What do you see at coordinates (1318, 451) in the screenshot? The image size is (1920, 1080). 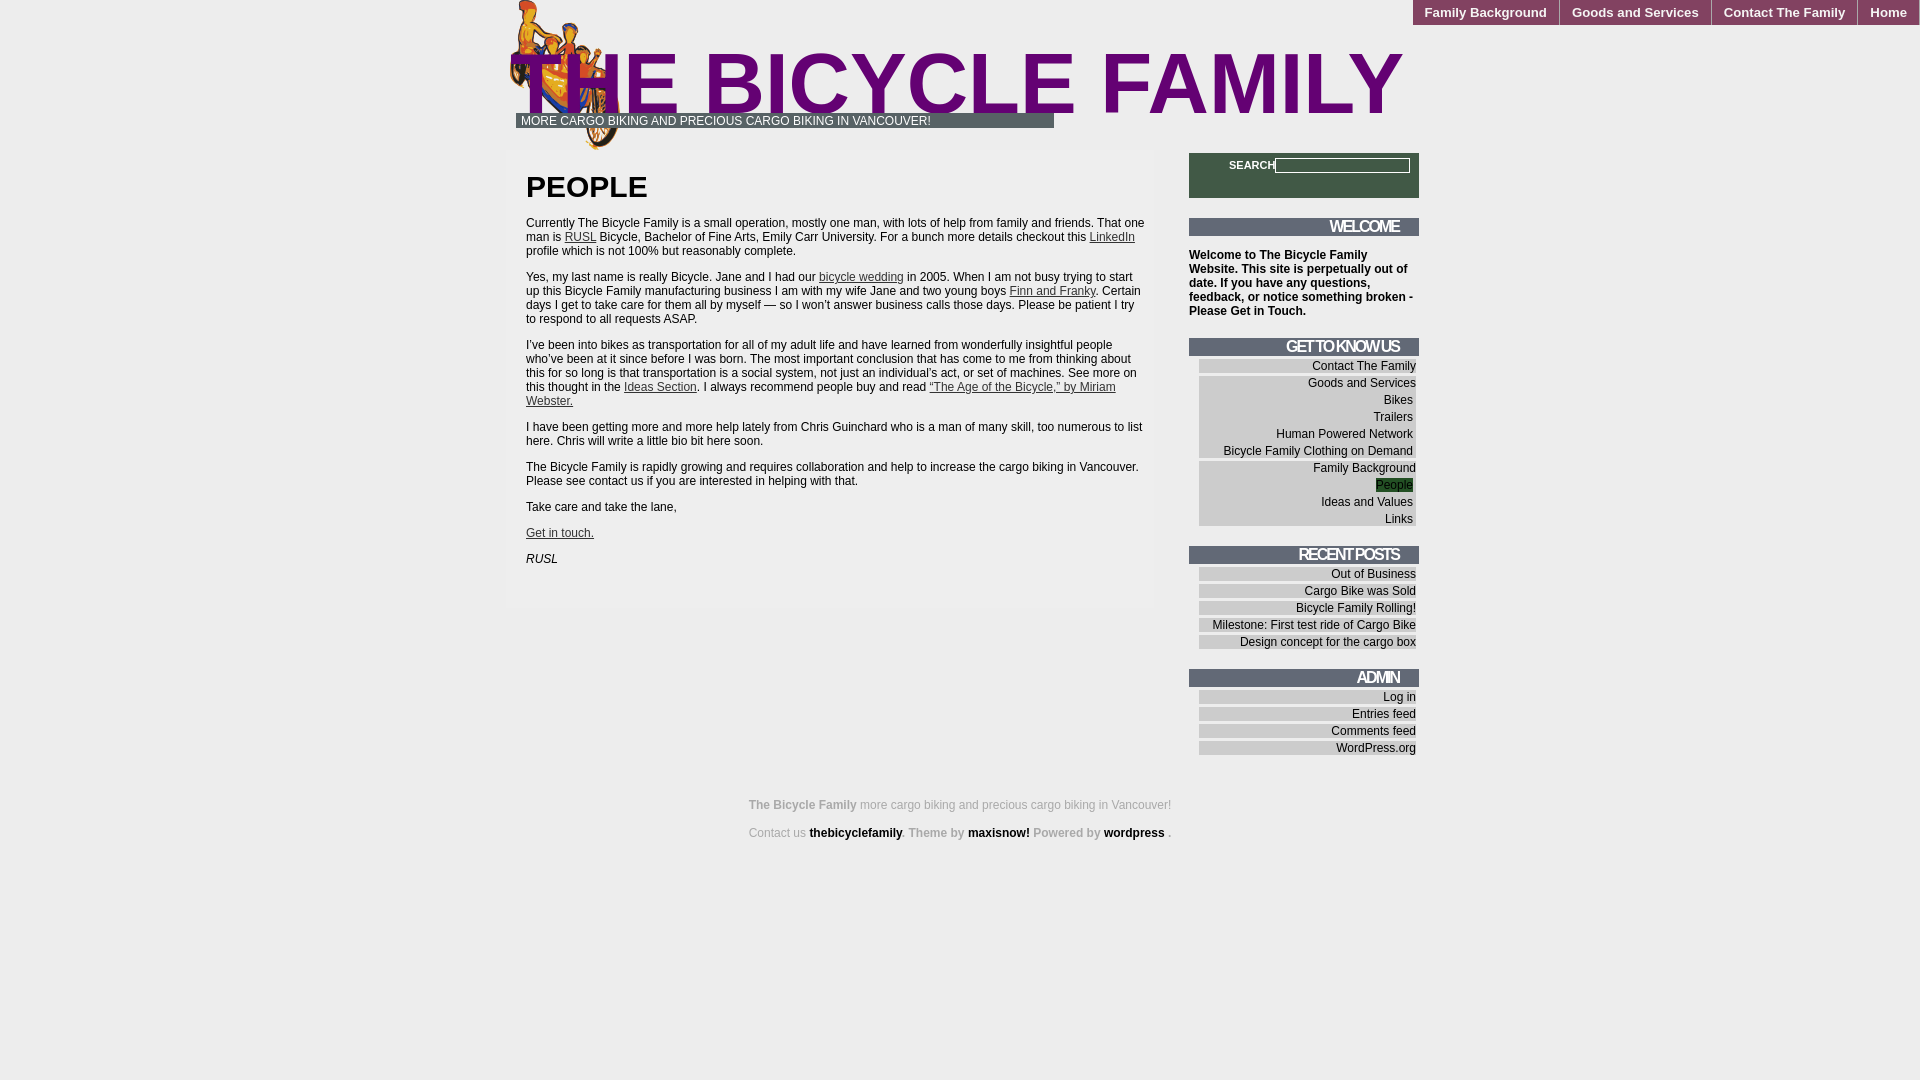 I see `'Bicycle Family Clothing on Demand'` at bounding box center [1318, 451].